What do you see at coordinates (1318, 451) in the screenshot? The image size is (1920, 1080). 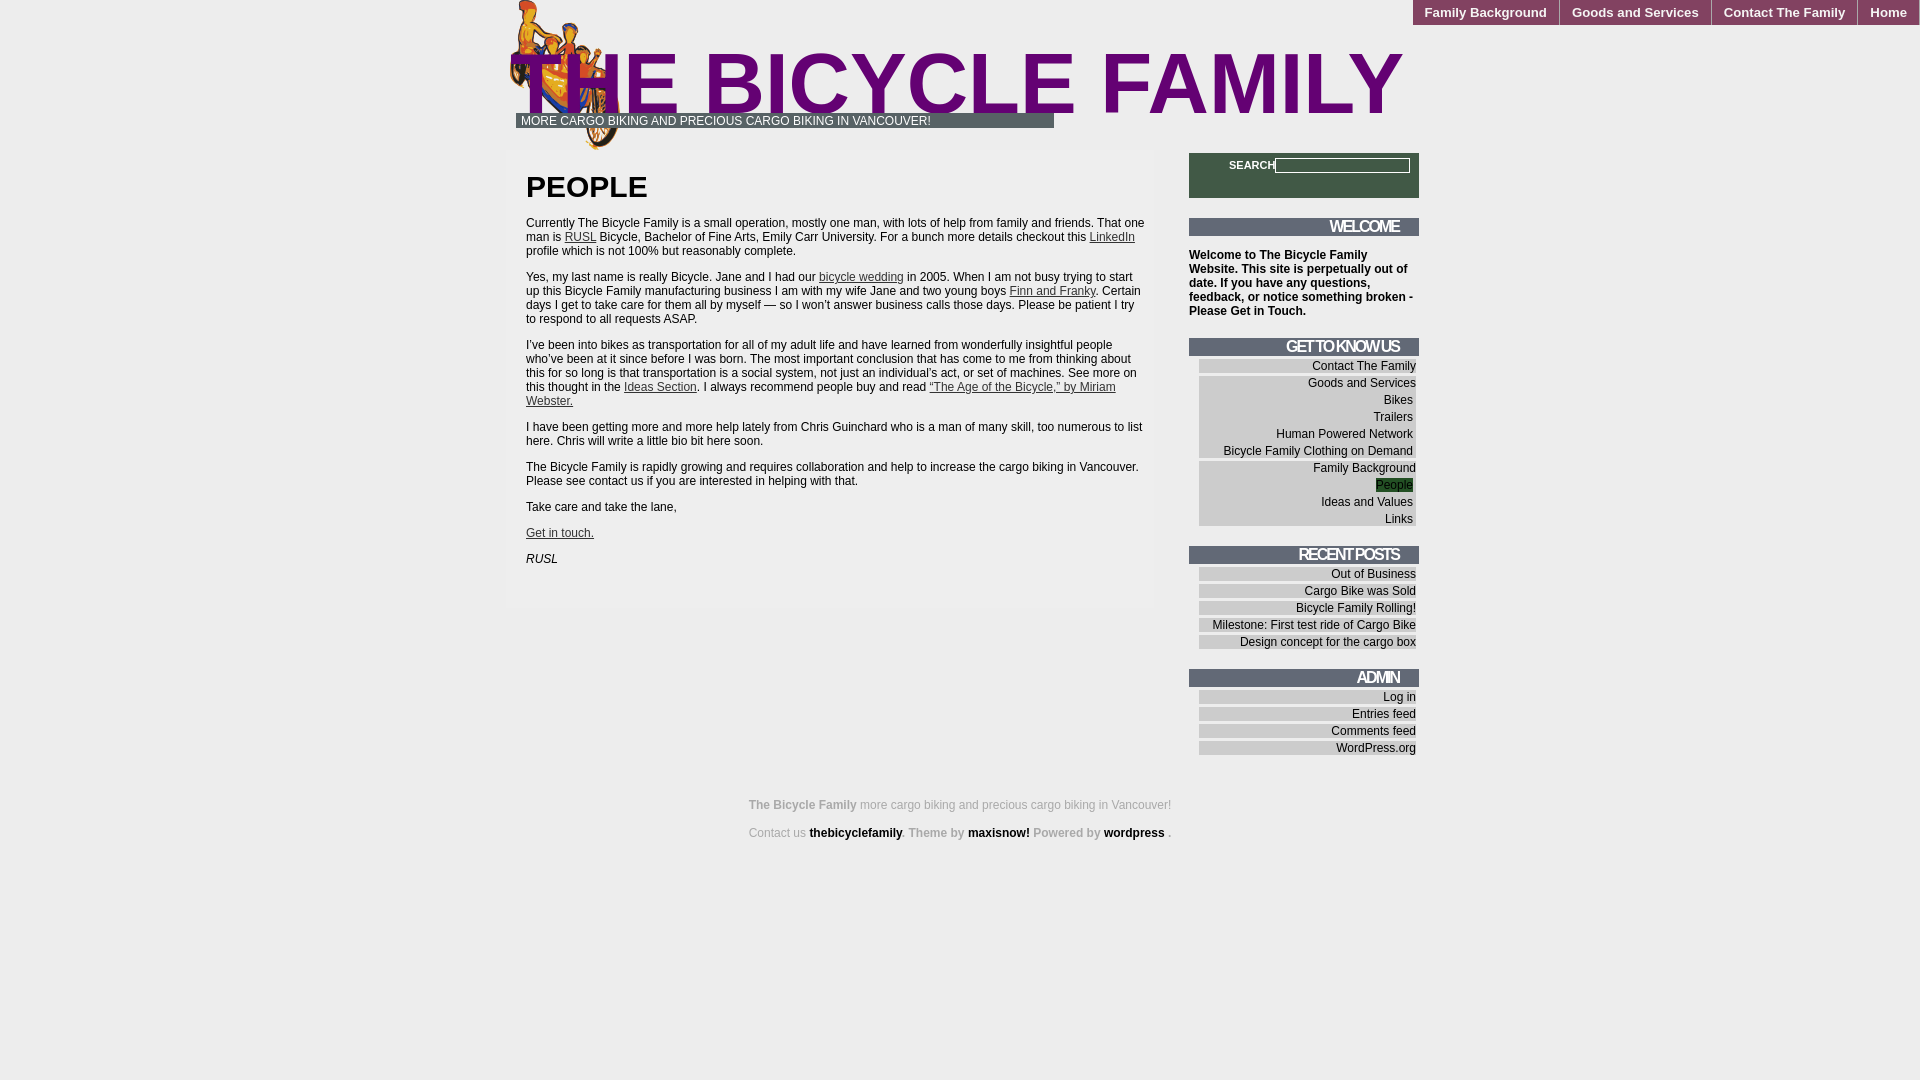 I see `'Bicycle Family Clothing on Demand'` at bounding box center [1318, 451].